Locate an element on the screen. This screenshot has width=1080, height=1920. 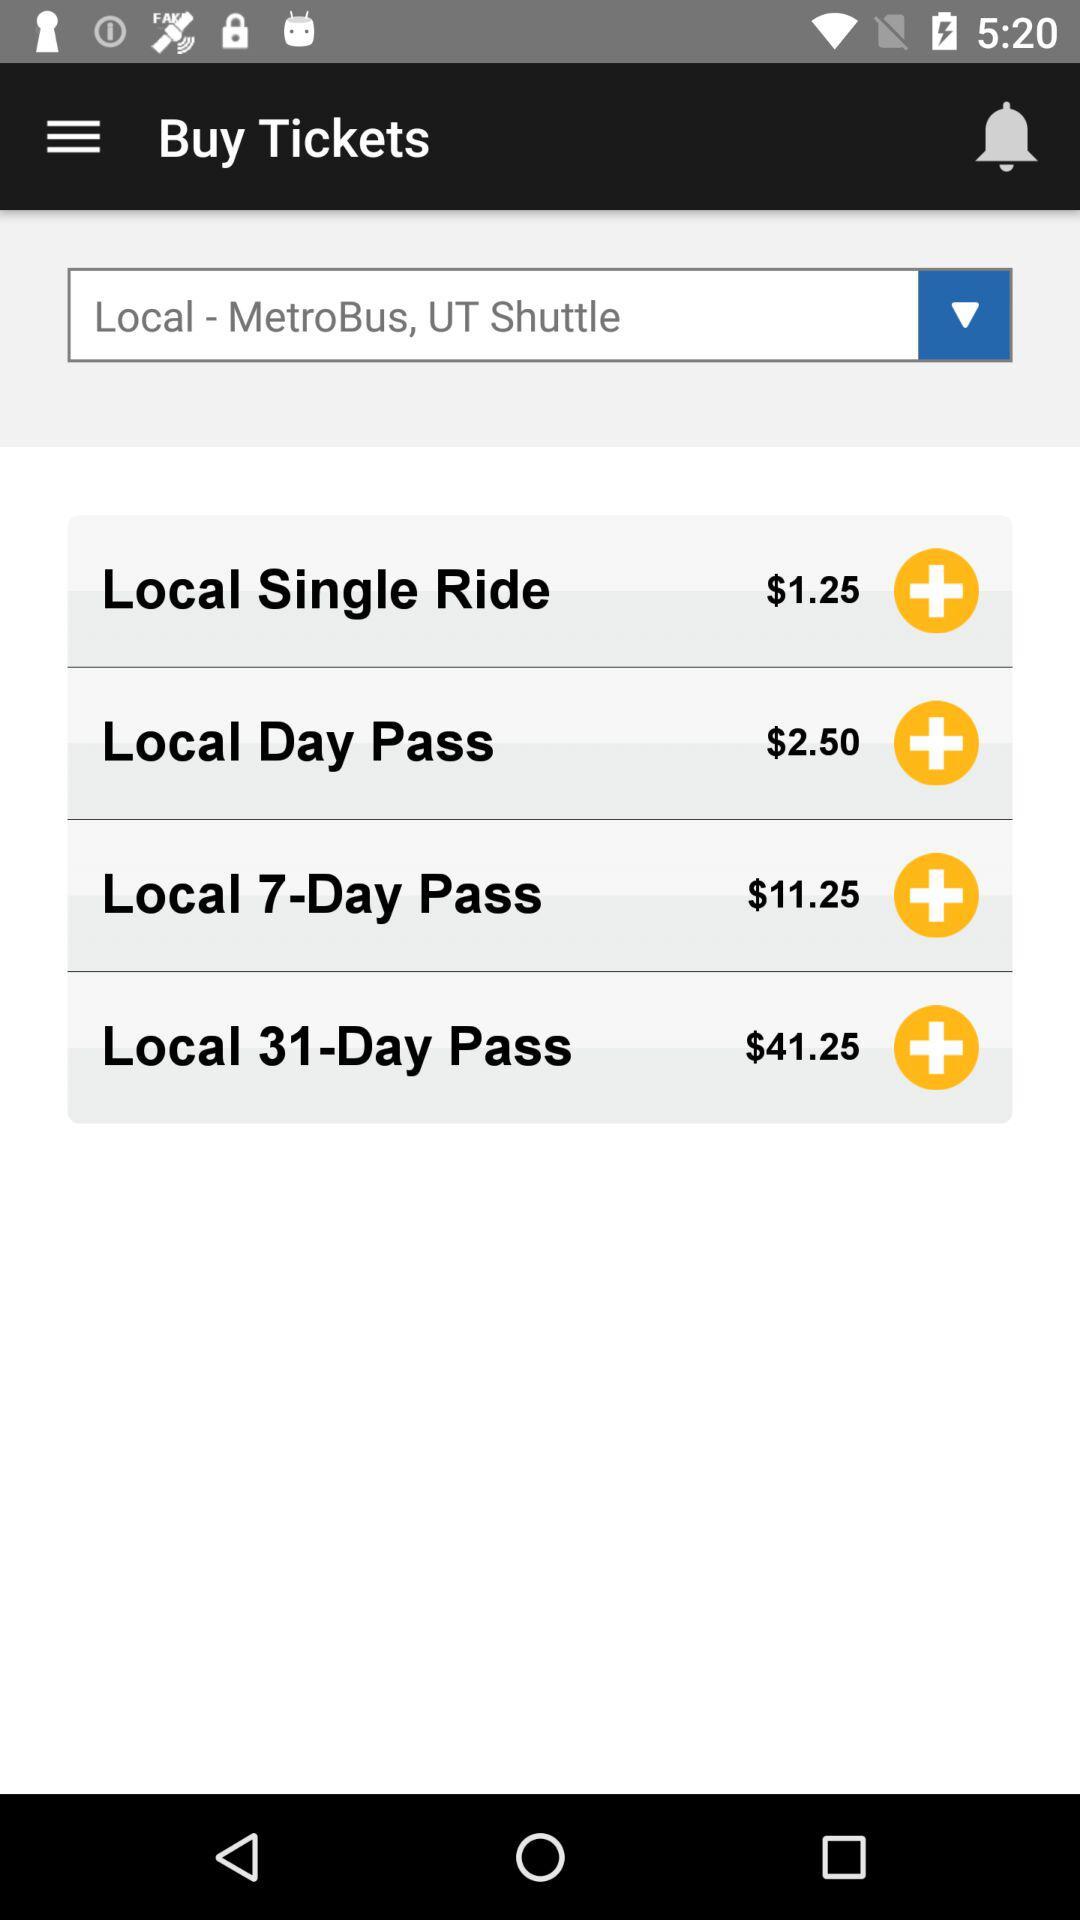
icon to the right of local day pass is located at coordinates (813, 742).